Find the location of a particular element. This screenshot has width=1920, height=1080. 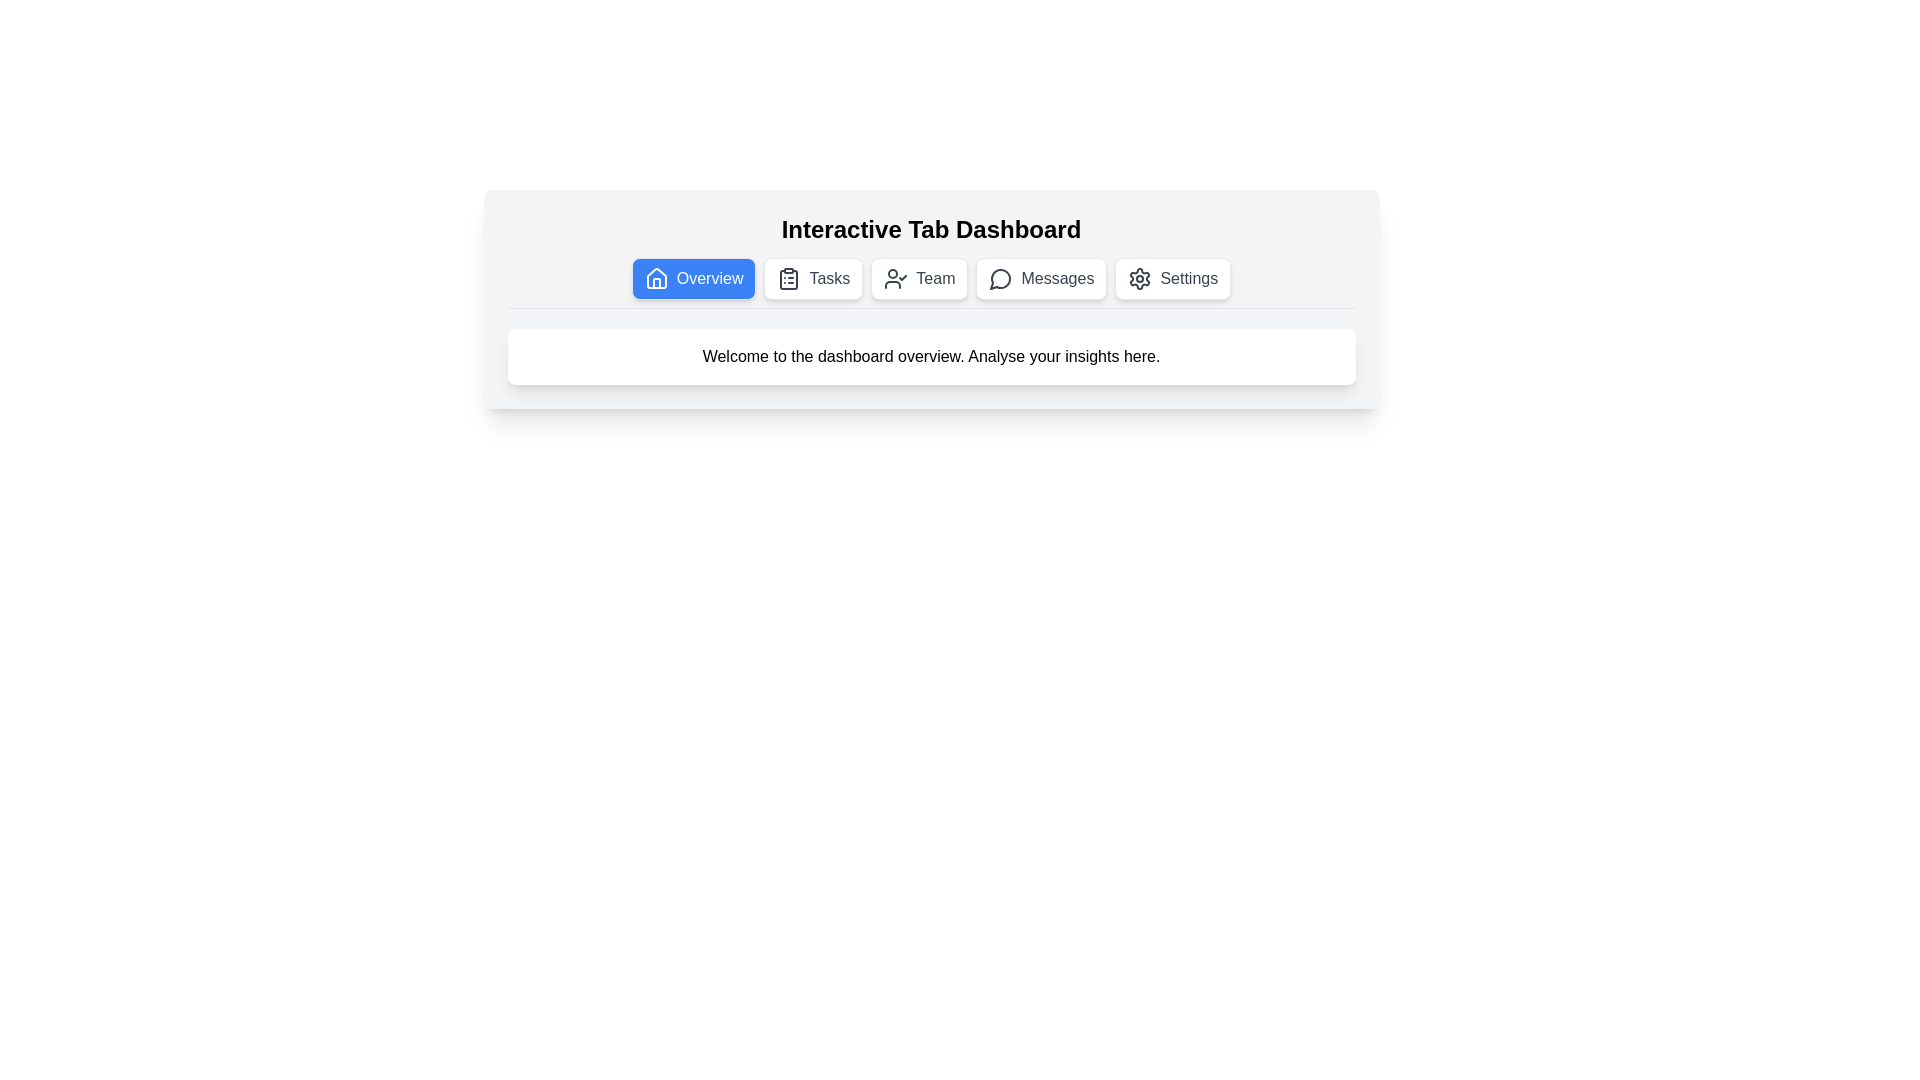

the 'Messages' icon element which serves as a symbolic representation for the 'Messages' tab located on the main navigation bar is located at coordinates (1001, 278).